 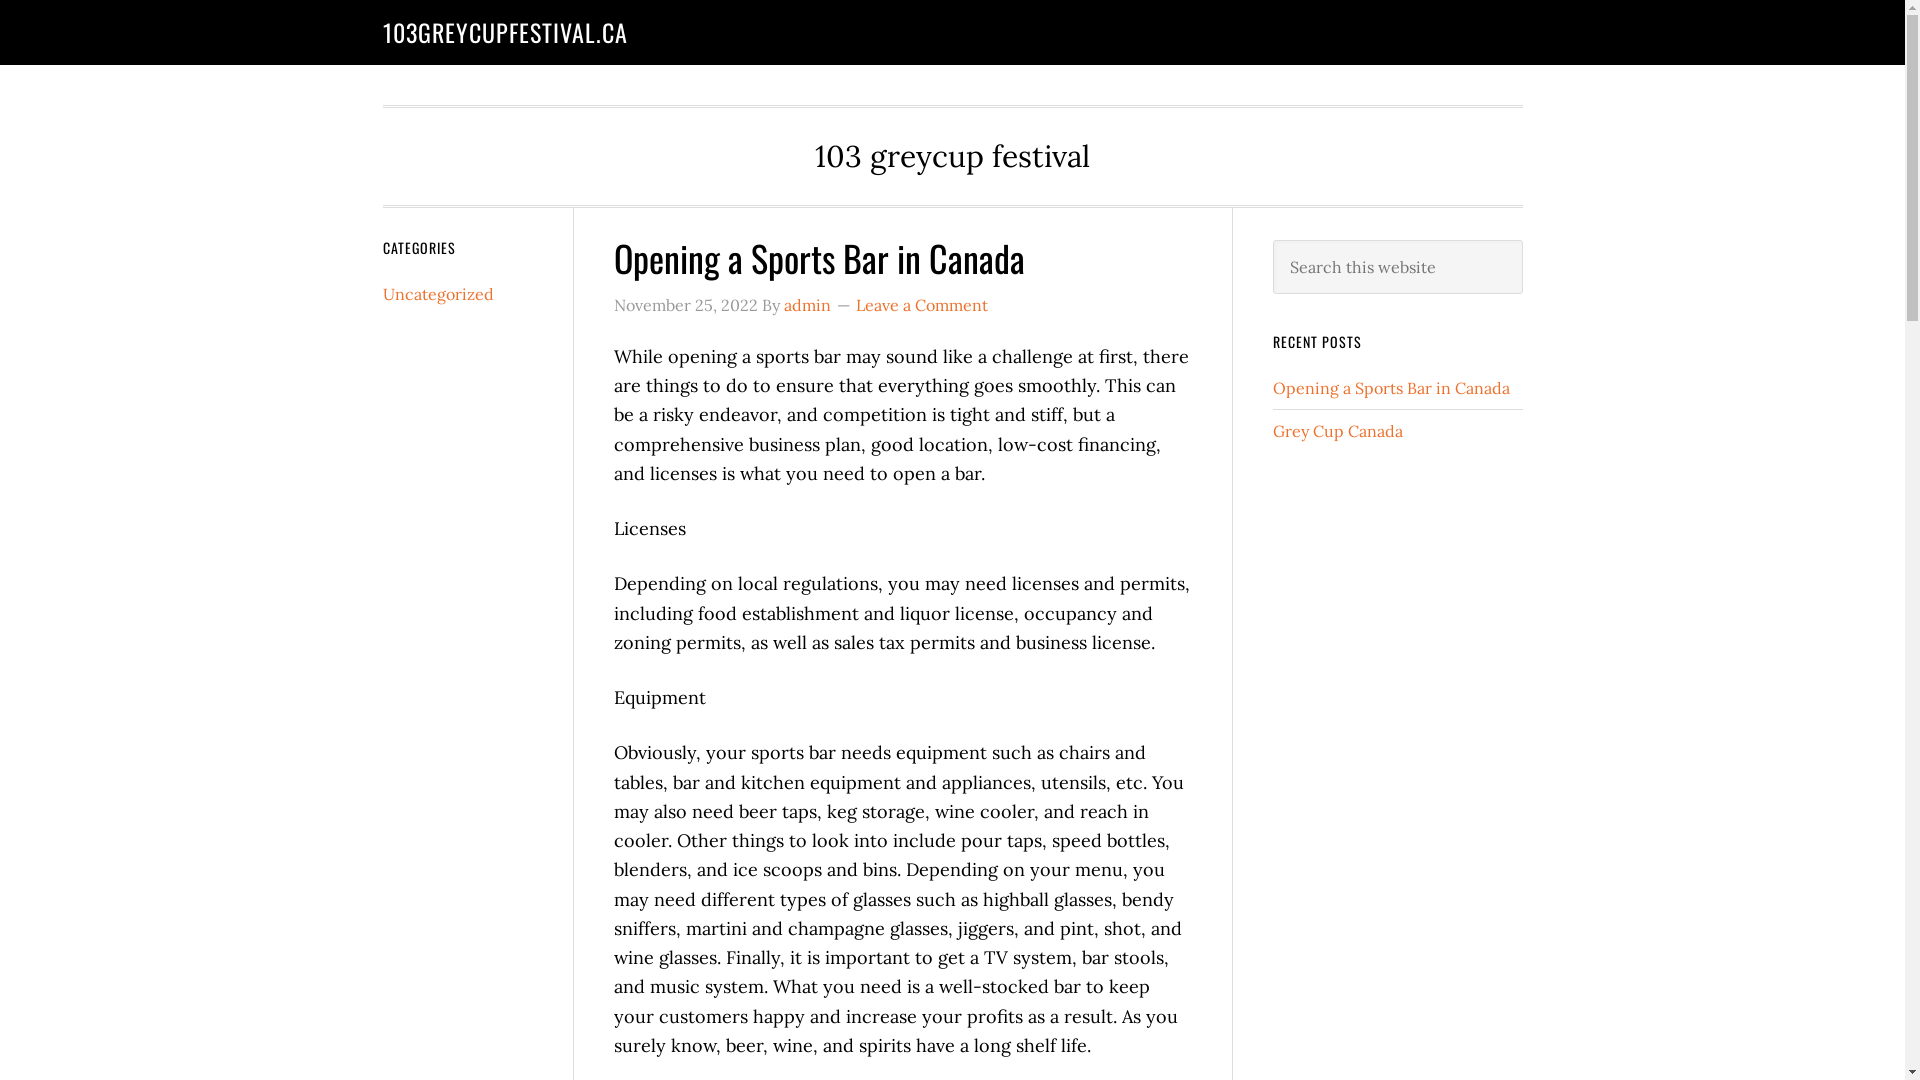 What do you see at coordinates (0, 0) in the screenshot?
I see `'Skip to main content'` at bounding box center [0, 0].